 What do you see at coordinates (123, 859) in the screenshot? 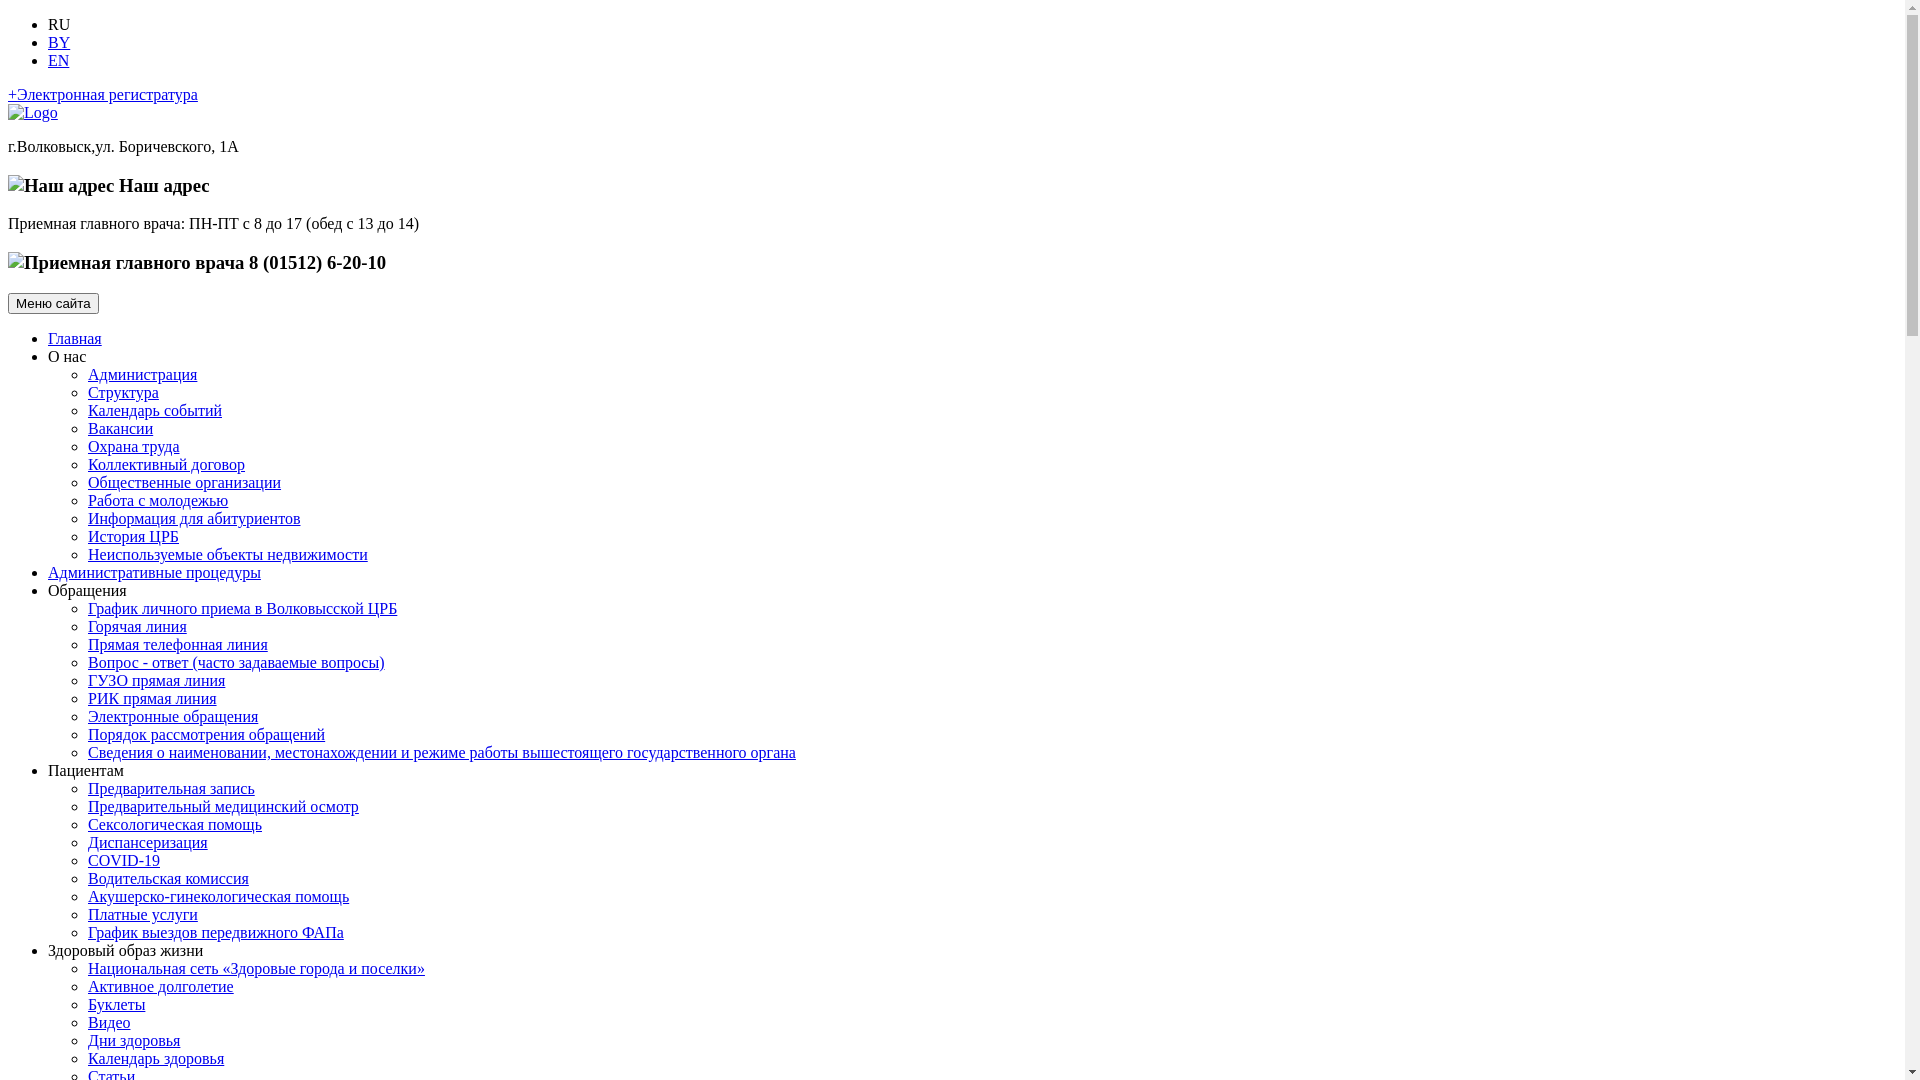
I see `'COVID-19'` at bounding box center [123, 859].